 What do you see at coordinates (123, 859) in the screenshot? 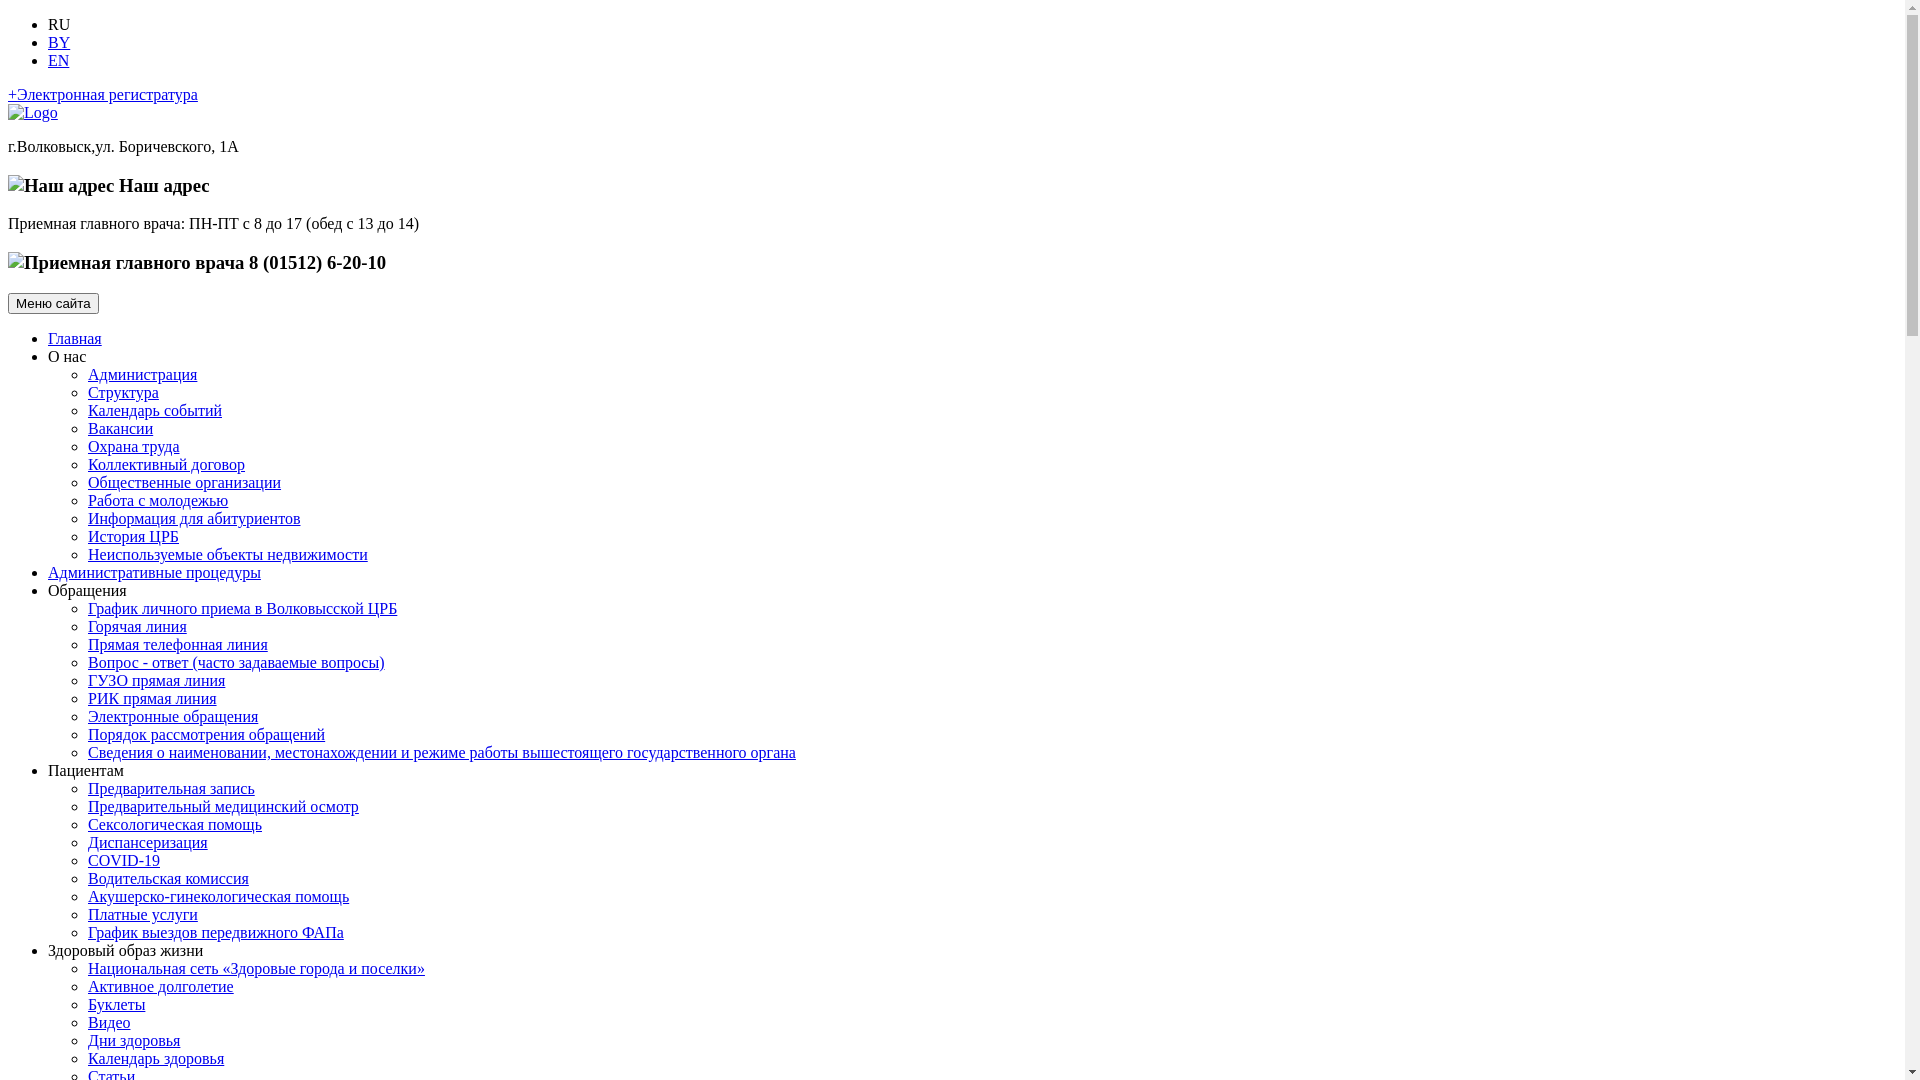
I see `'COVID-19'` at bounding box center [123, 859].